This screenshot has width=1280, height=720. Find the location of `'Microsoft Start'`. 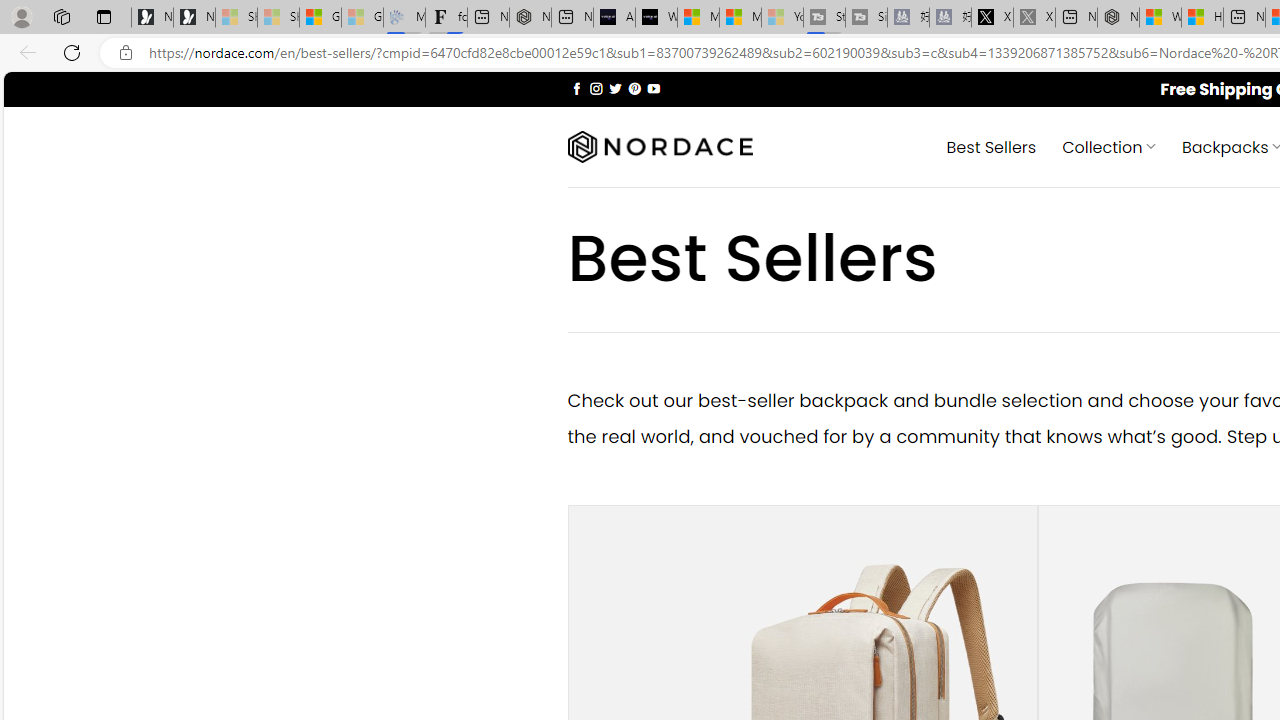

'Microsoft Start' is located at coordinates (739, 17).